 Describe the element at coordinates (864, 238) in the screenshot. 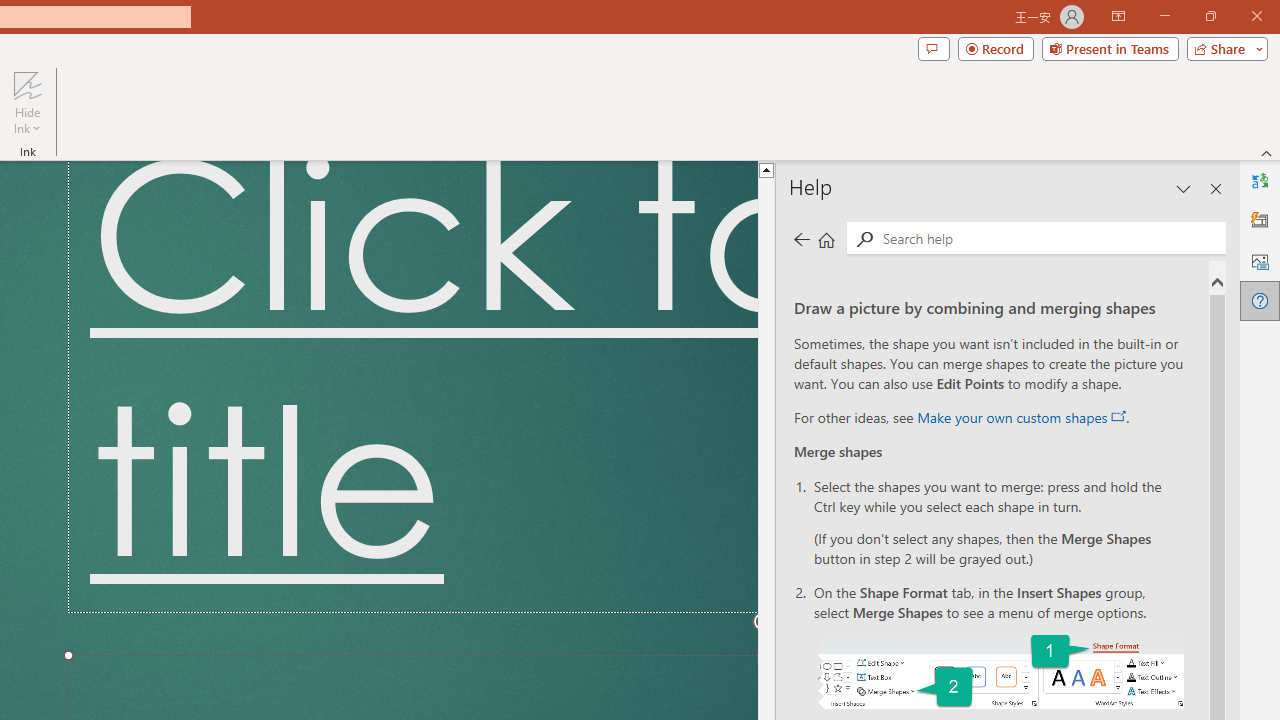

I see `'Search'` at that location.